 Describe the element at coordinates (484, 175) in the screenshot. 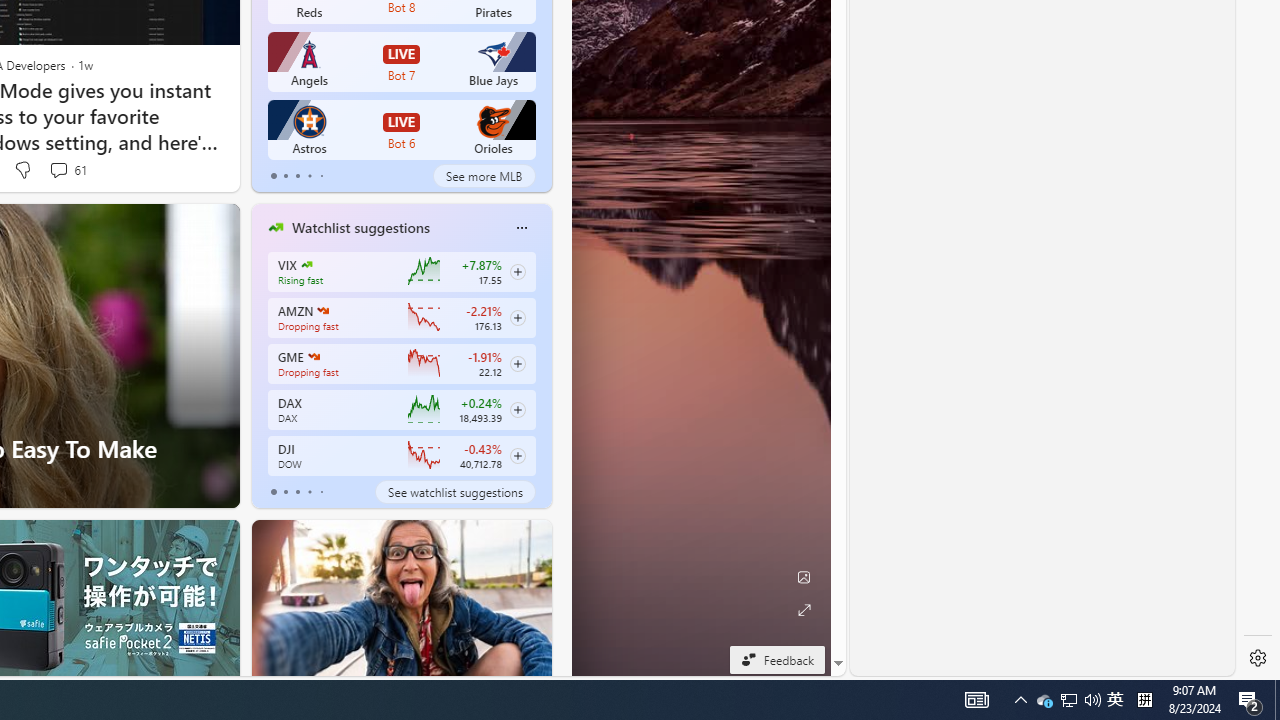

I see `'See more MLB'` at that location.